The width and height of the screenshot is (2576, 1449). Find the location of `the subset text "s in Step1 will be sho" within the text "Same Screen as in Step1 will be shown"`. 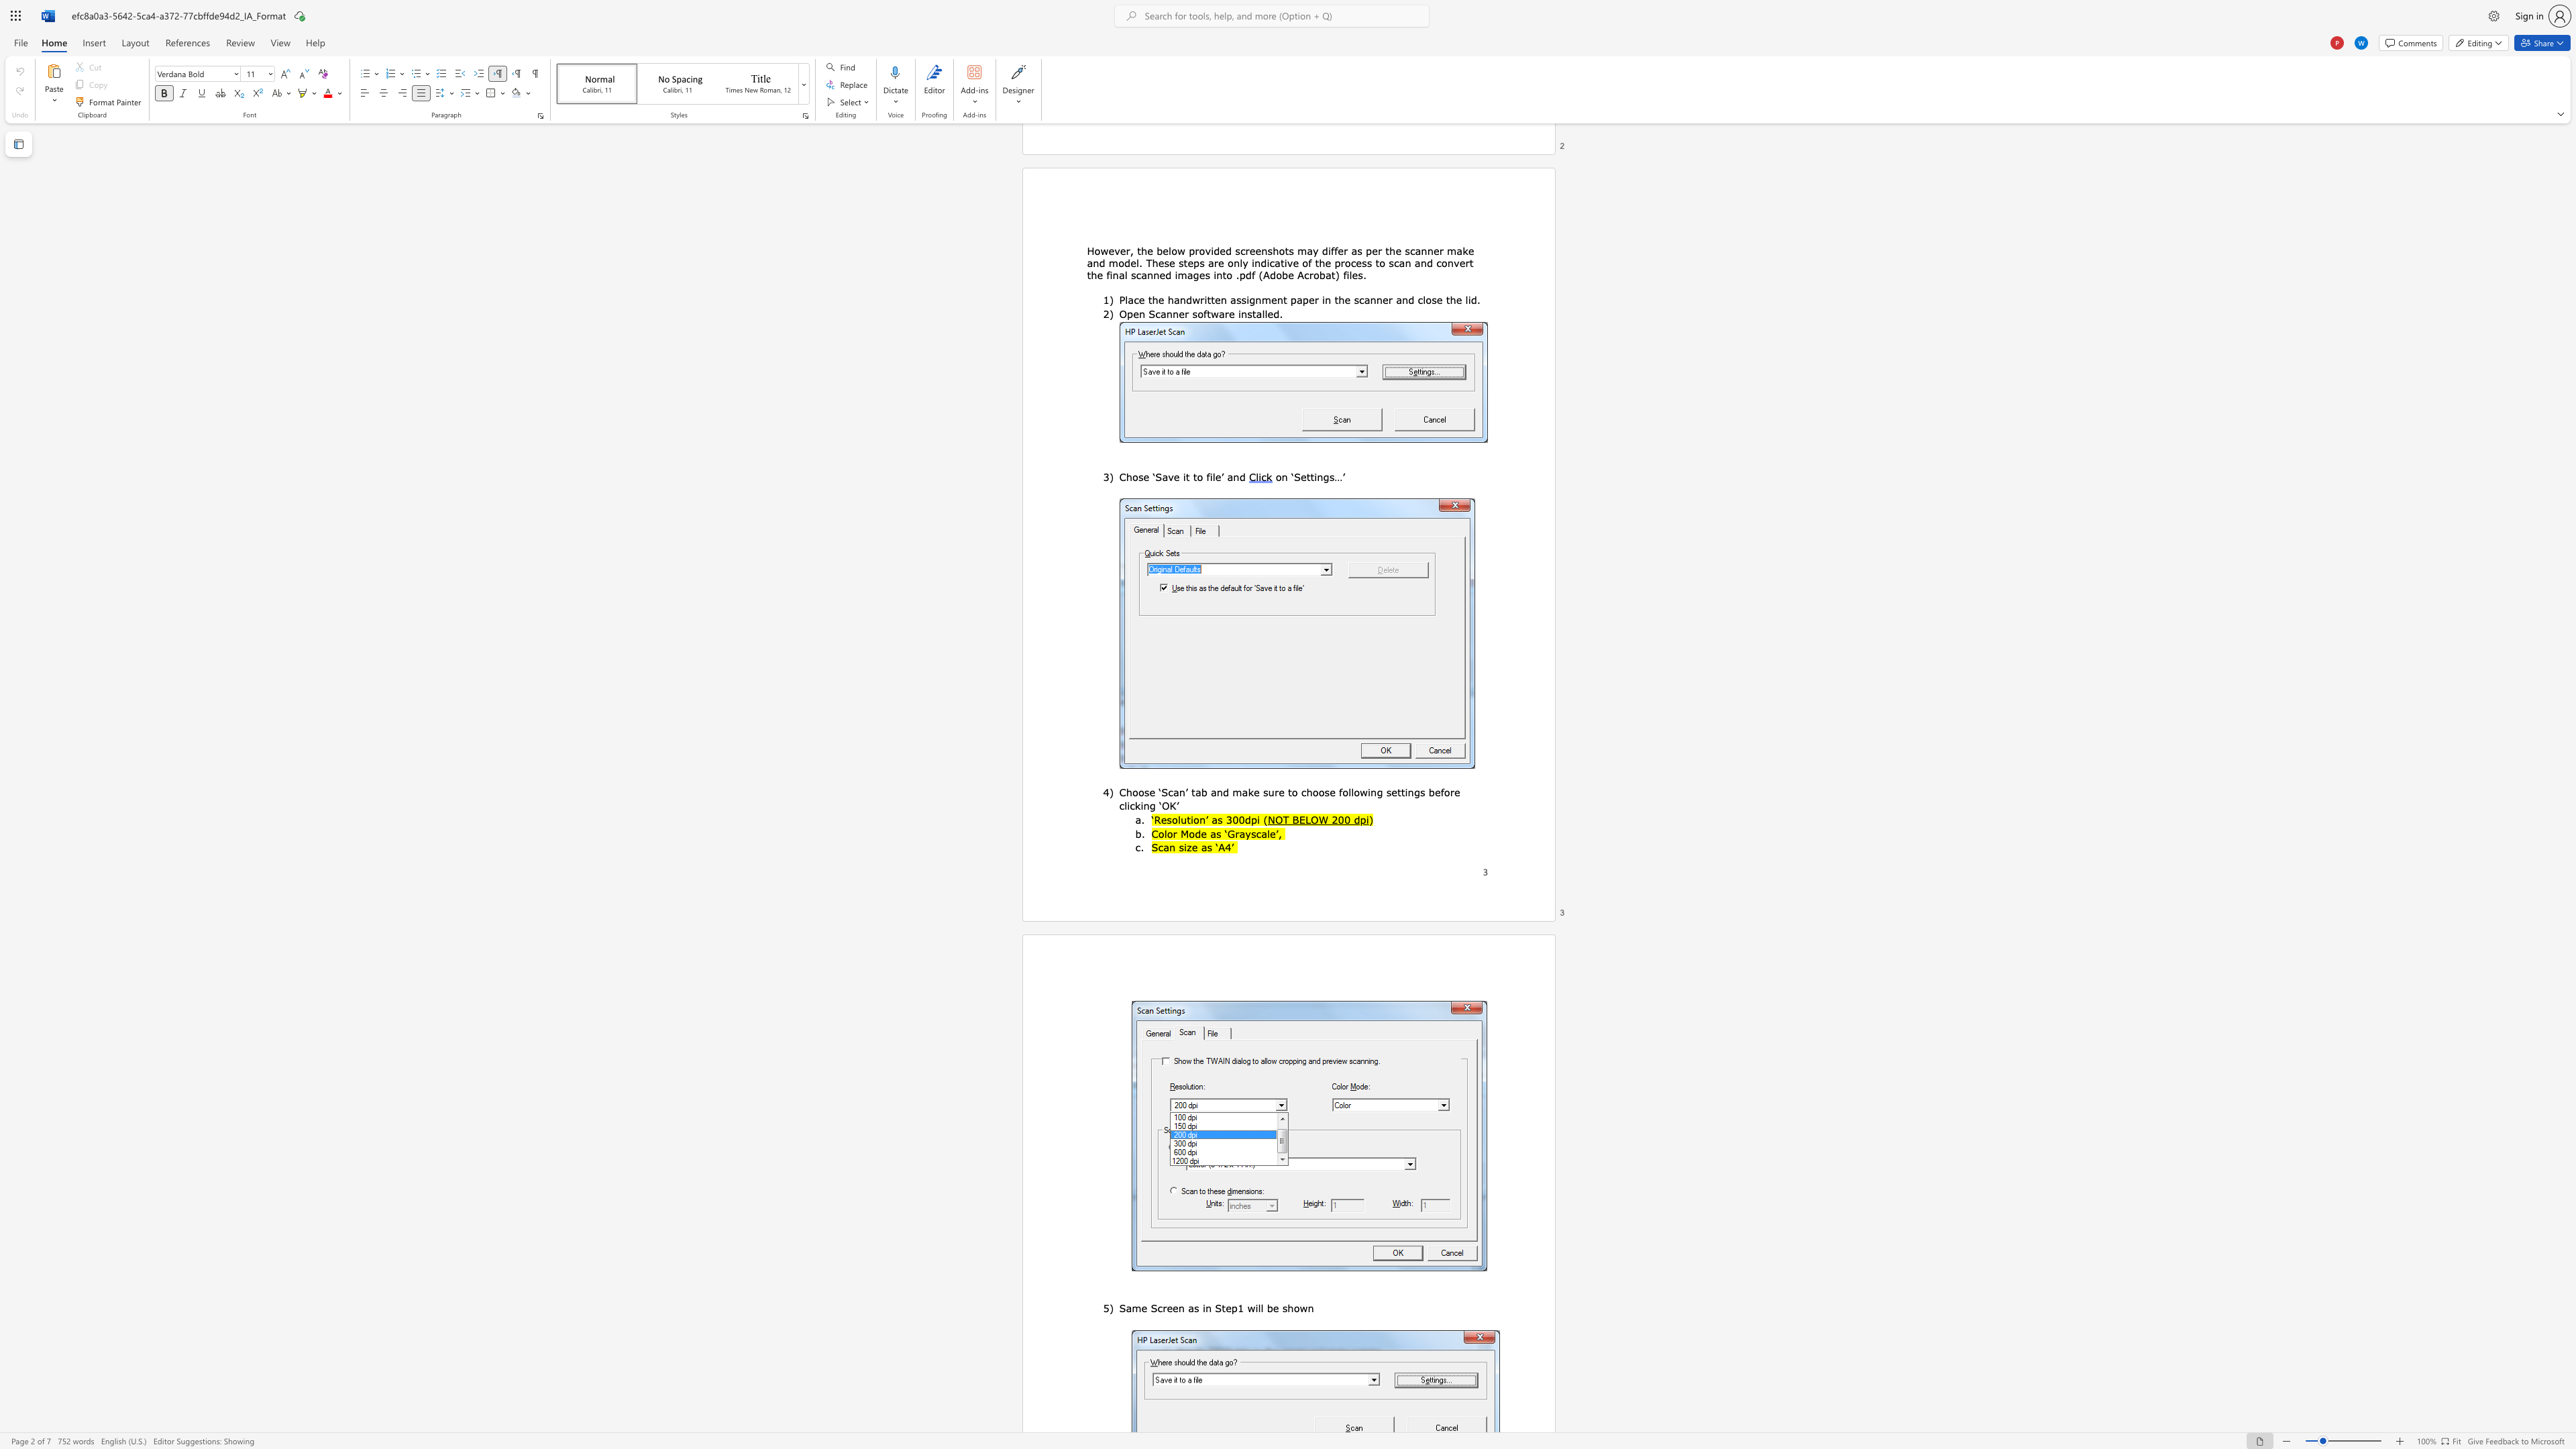

the subset text "s in Step1 will be sho" within the text "Same Screen as in Step1 will be shown" is located at coordinates (1193, 1307).